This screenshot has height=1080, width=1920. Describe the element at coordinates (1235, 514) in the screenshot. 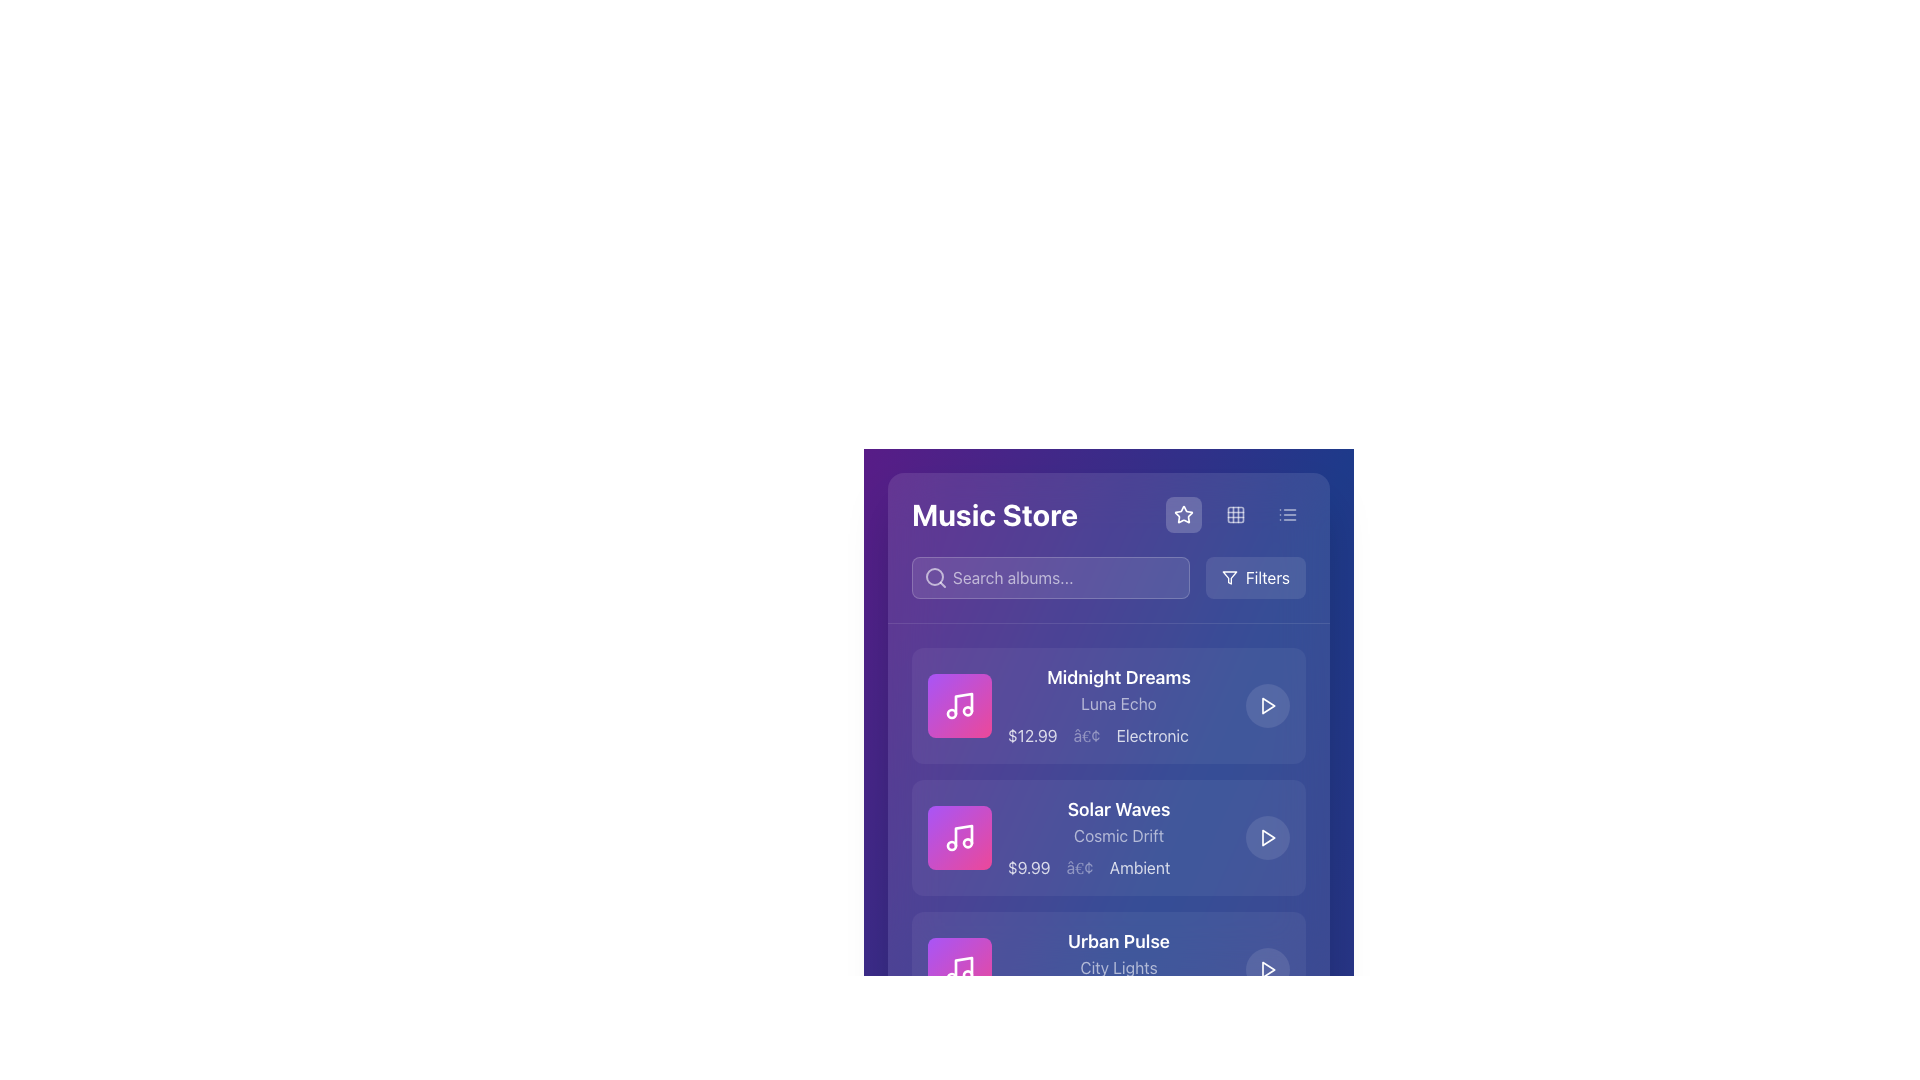

I see `the decorative grid icon located in the upper section of the interface, positioned to the right of the star icon and left of the menu button` at that location.